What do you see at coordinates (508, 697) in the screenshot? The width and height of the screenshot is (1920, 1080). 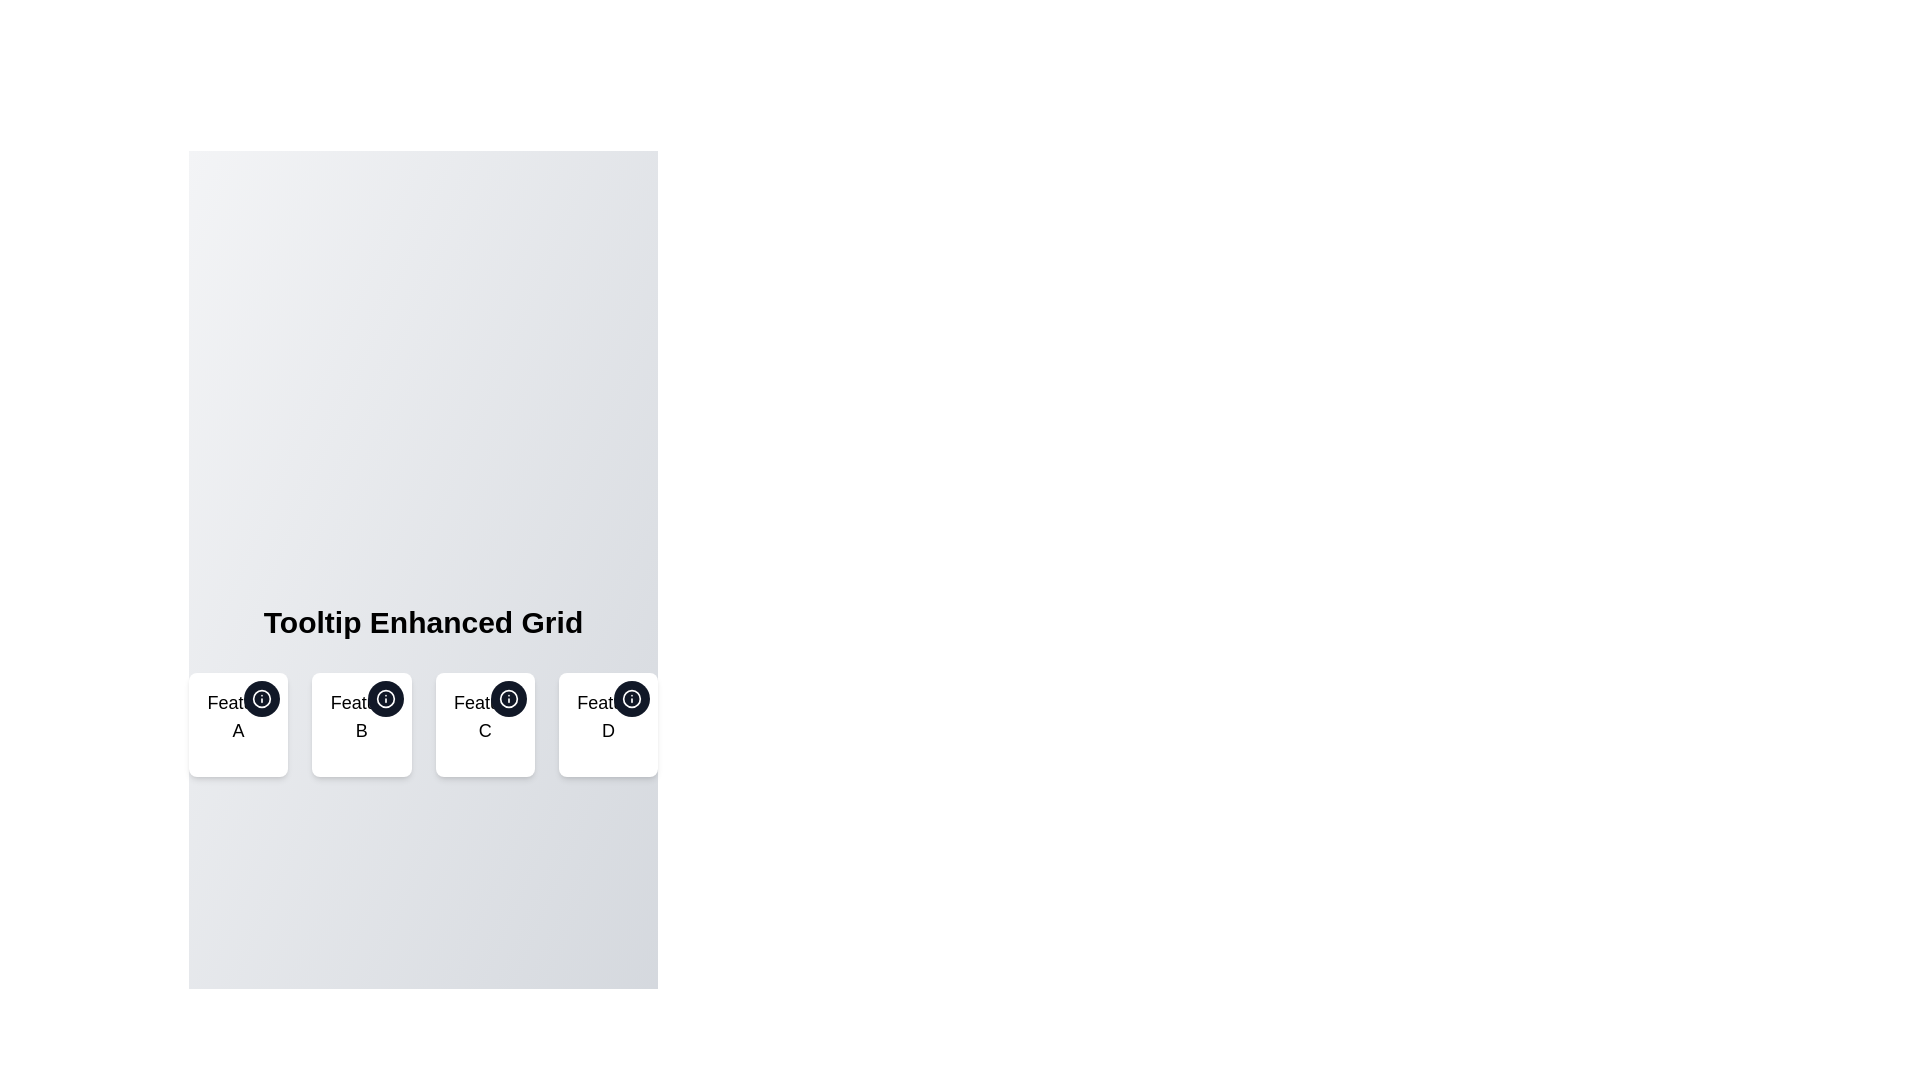 I see `the button located at the top-right corner of the 'Feature C' card` at bounding box center [508, 697].